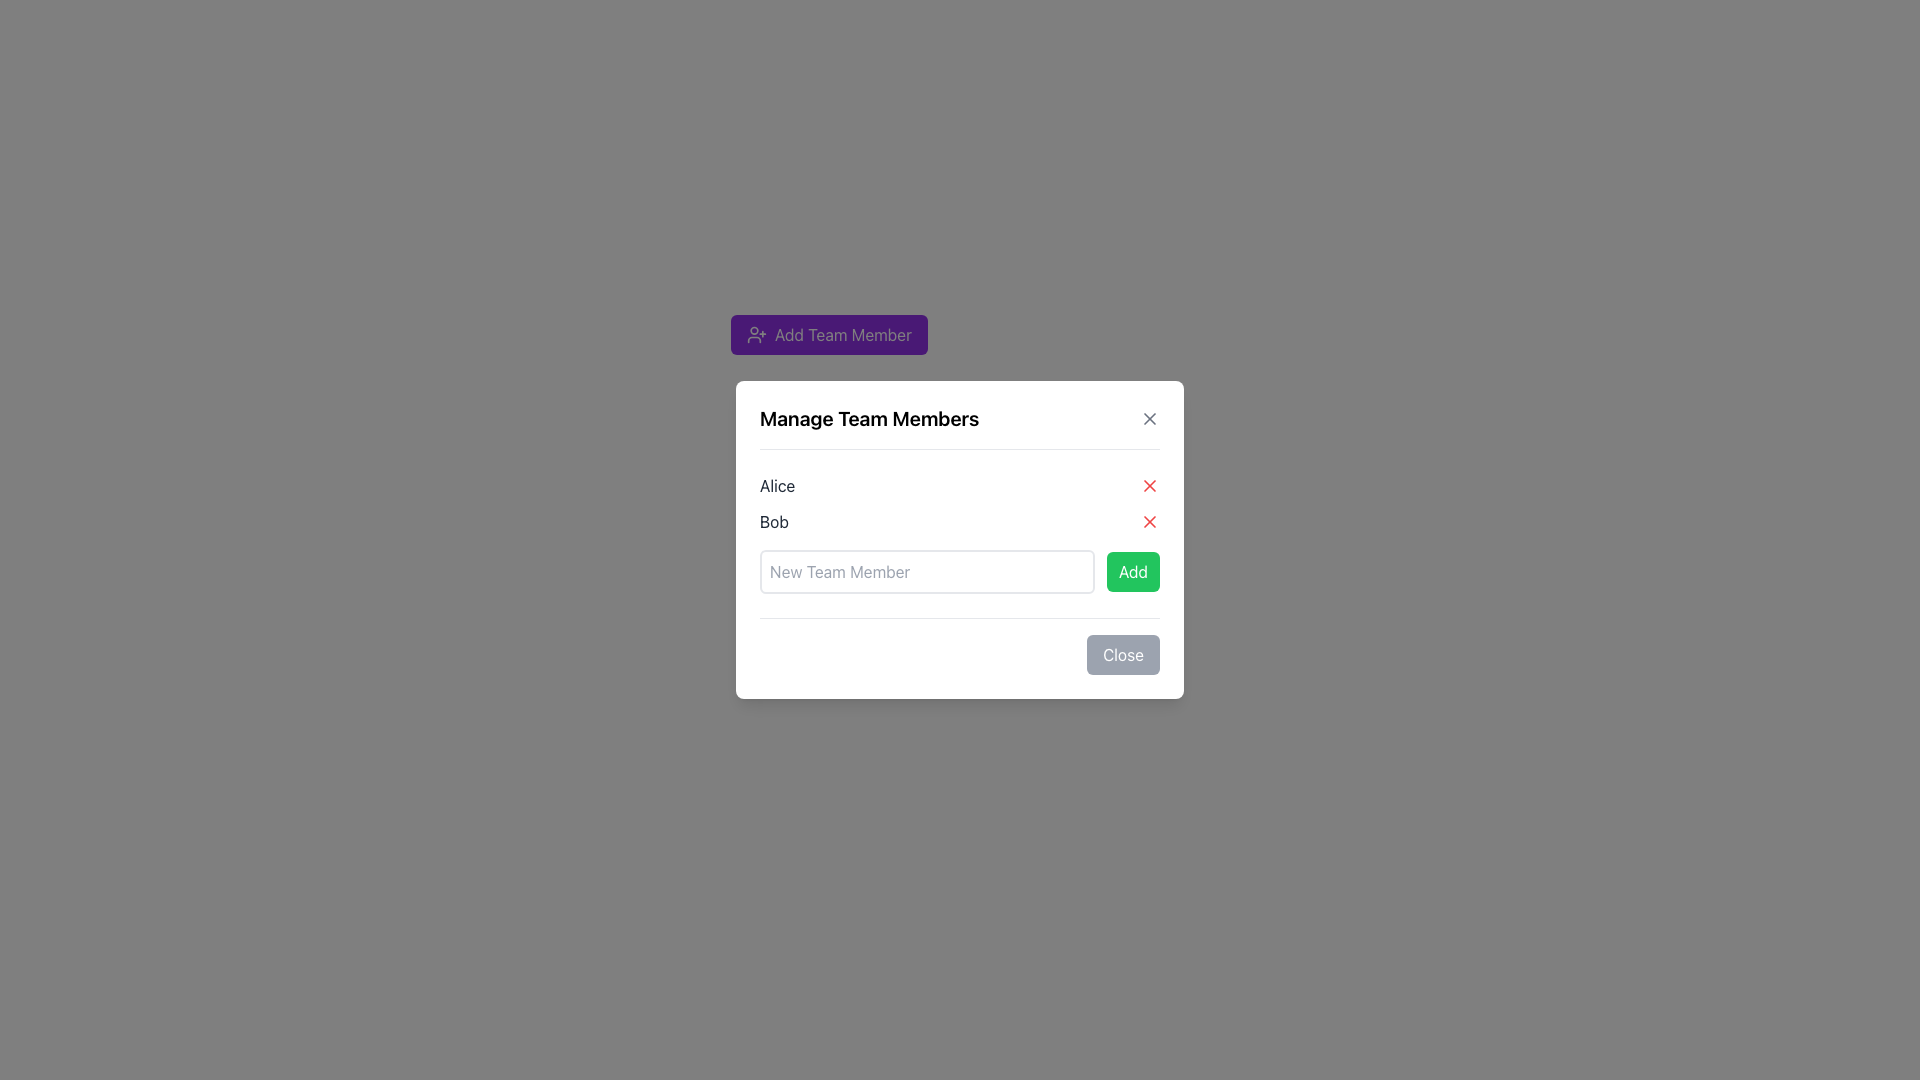  What do you see at coordinates (1133, 571) in the screenshot?
I see `the 'Add Team Member' button located on the right side of the text input field in the 'Manage Team Members' modal` at bounding box center [1133, 571].